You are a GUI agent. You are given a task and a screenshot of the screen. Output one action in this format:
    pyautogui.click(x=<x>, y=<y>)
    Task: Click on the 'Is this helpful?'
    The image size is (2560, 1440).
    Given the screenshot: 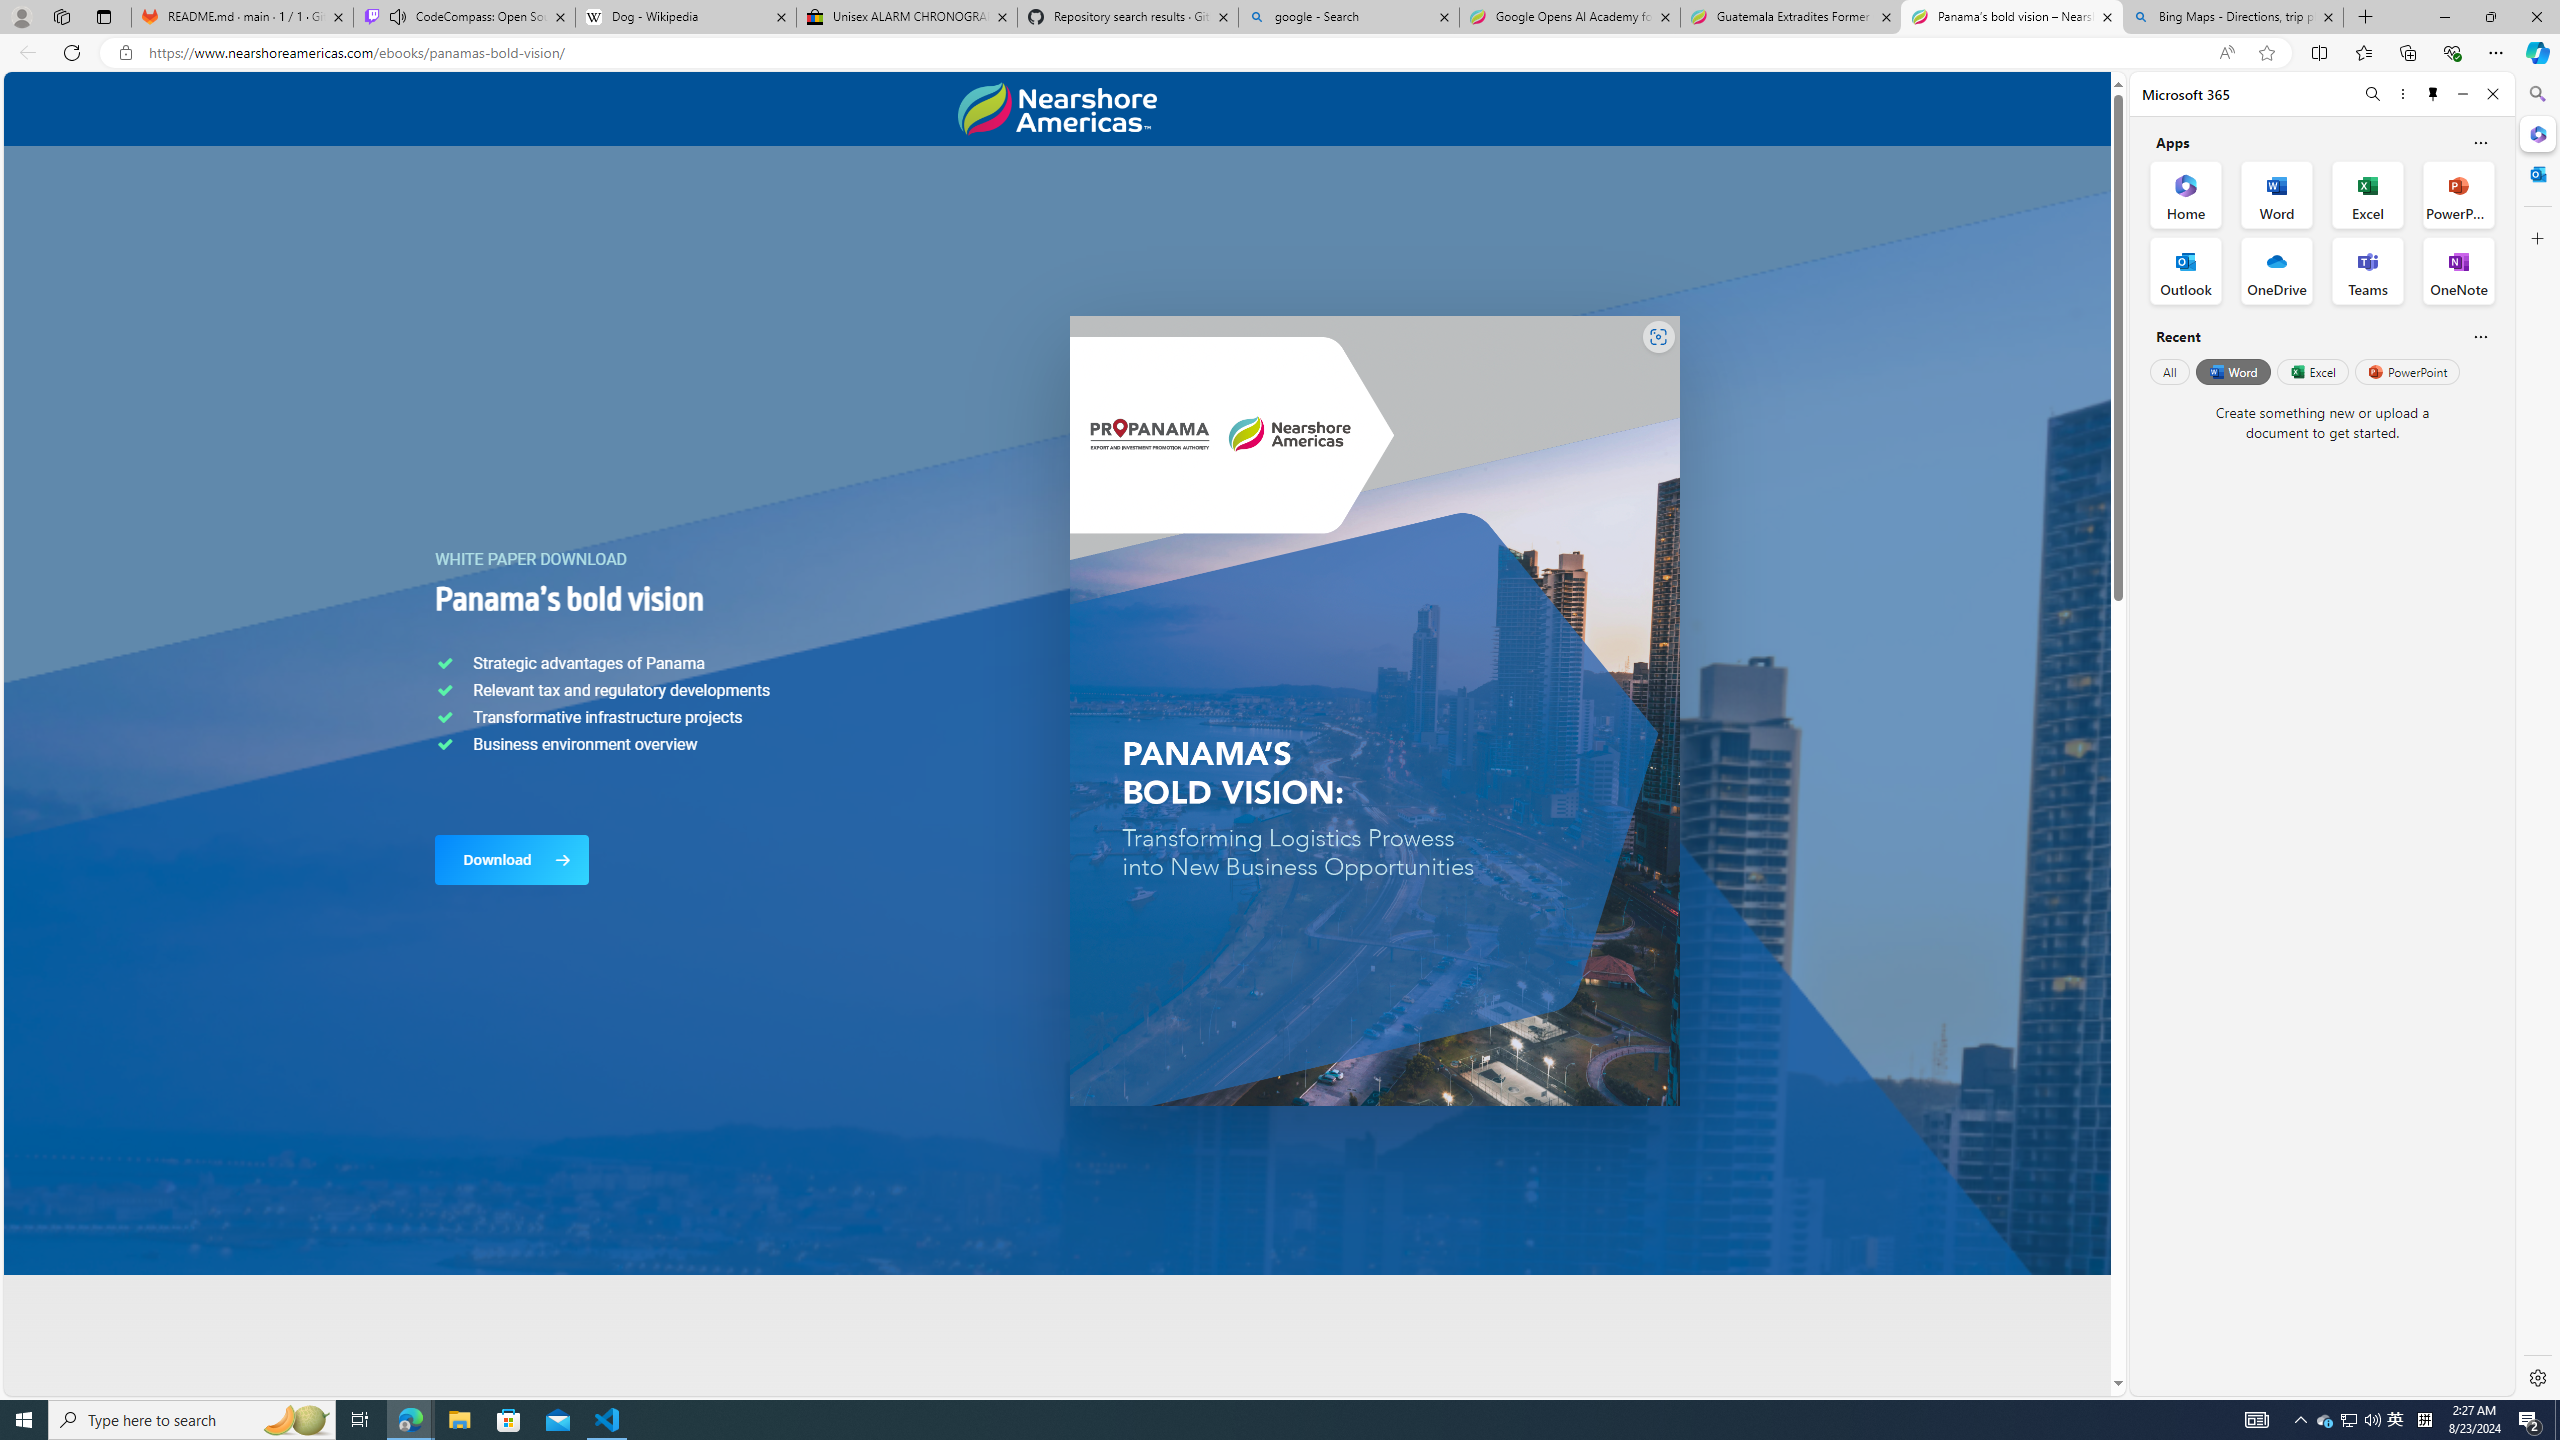 What is the action you would take?
    pyautogui.click(x=2479, y=336)
    